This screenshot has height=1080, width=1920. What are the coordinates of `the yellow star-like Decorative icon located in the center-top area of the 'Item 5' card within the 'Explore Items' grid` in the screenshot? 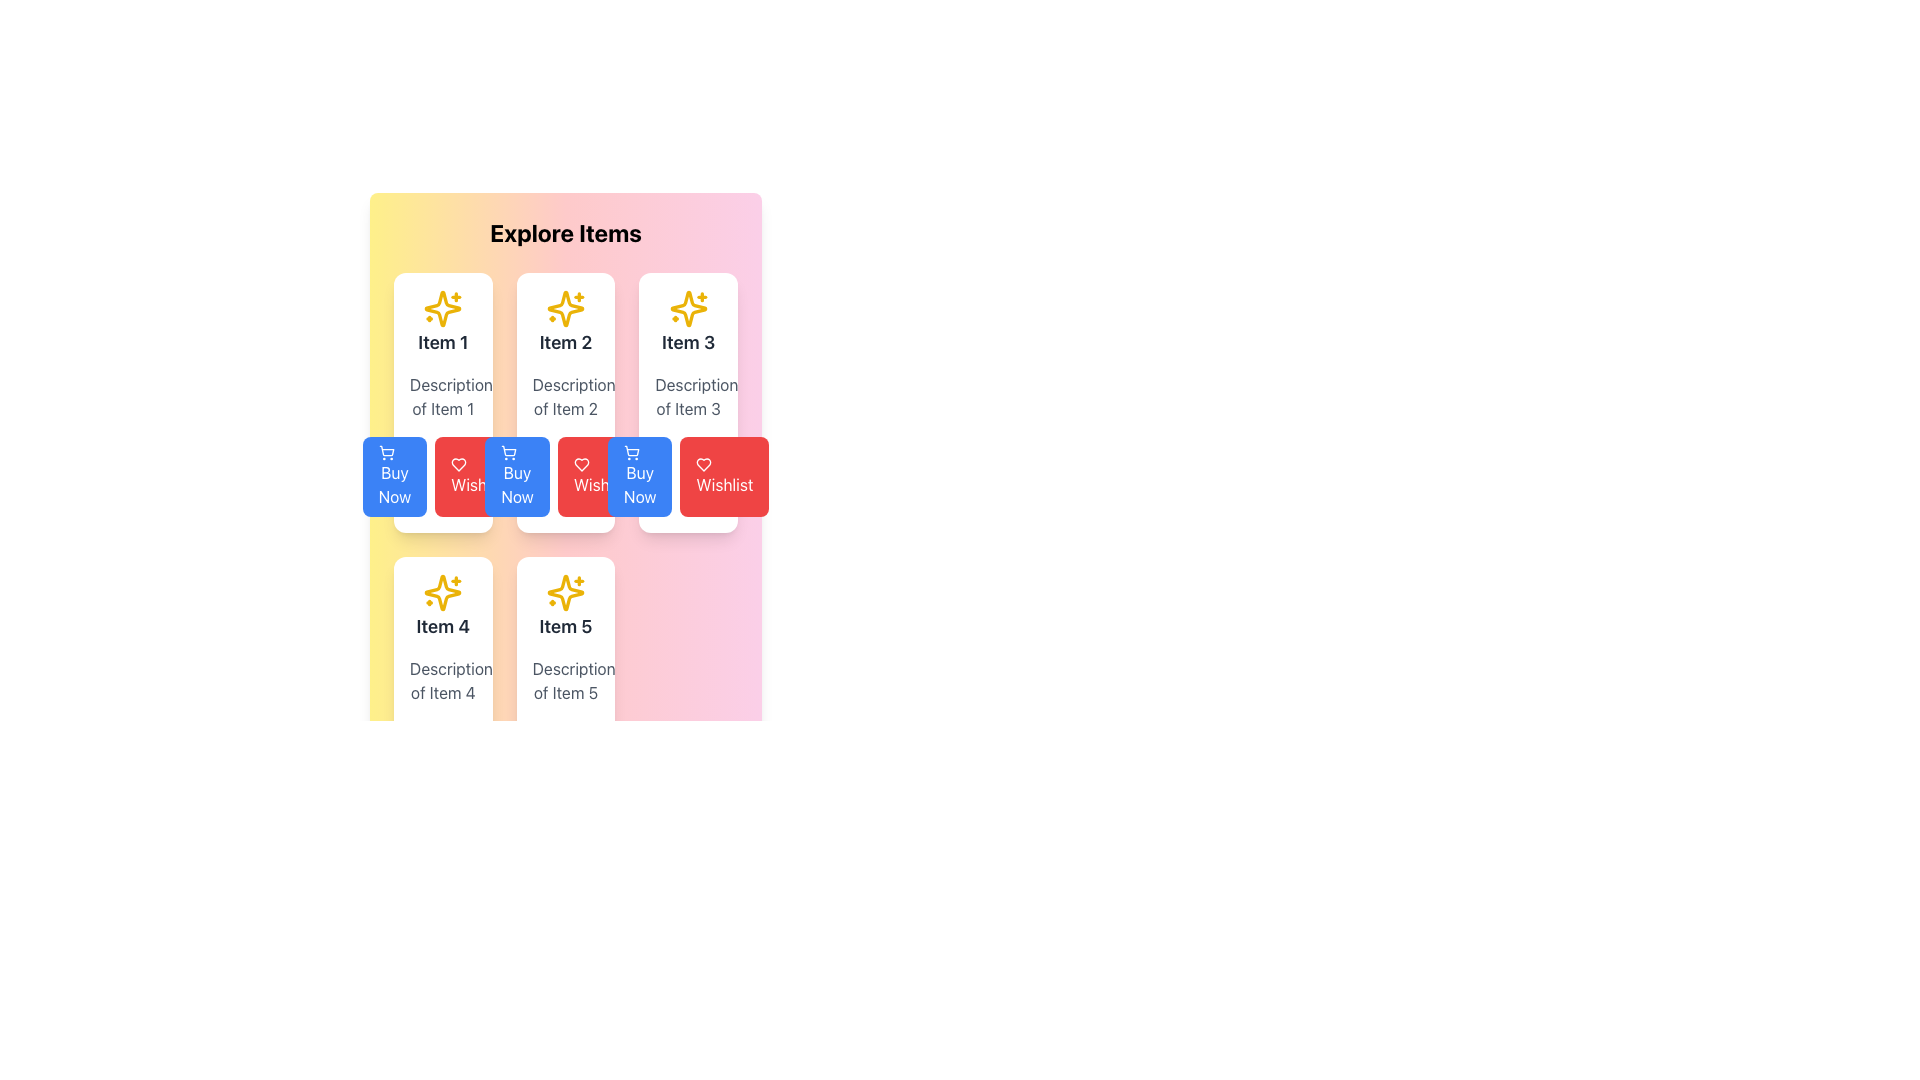 It's located at (565, 592).